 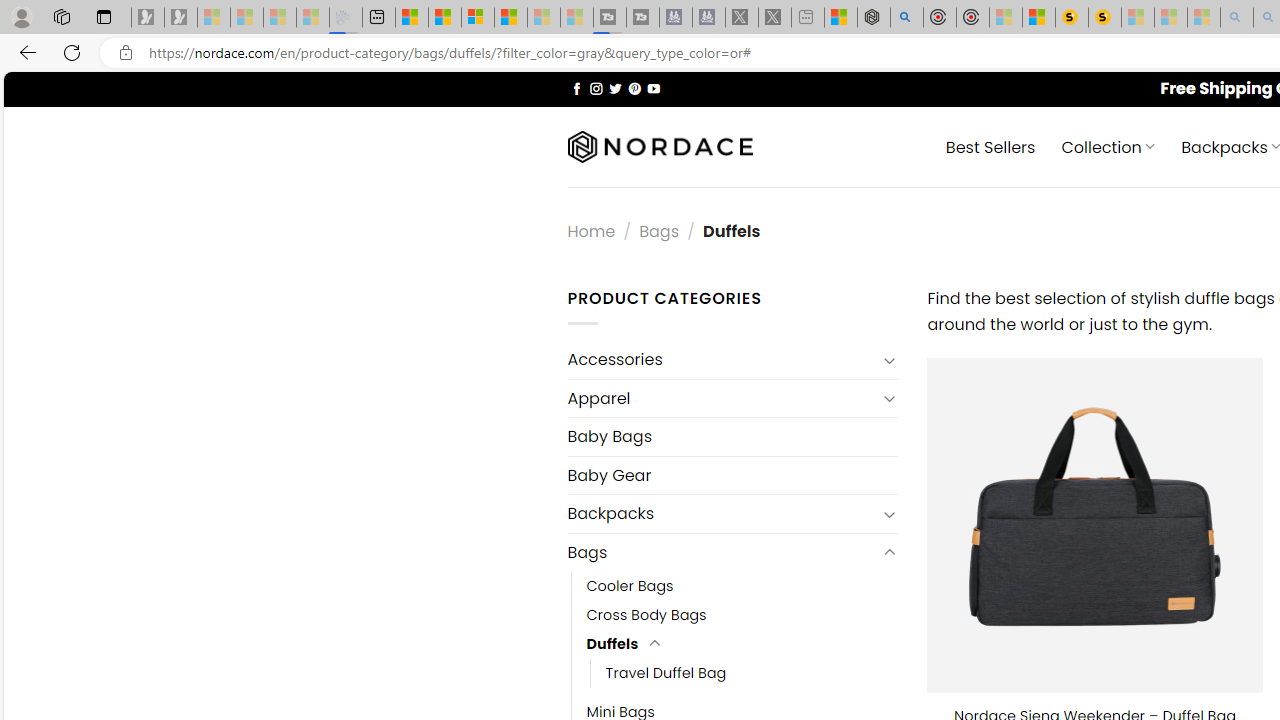 I want to click on 'Travel Duffel Bag', so click(x=666, y=673).